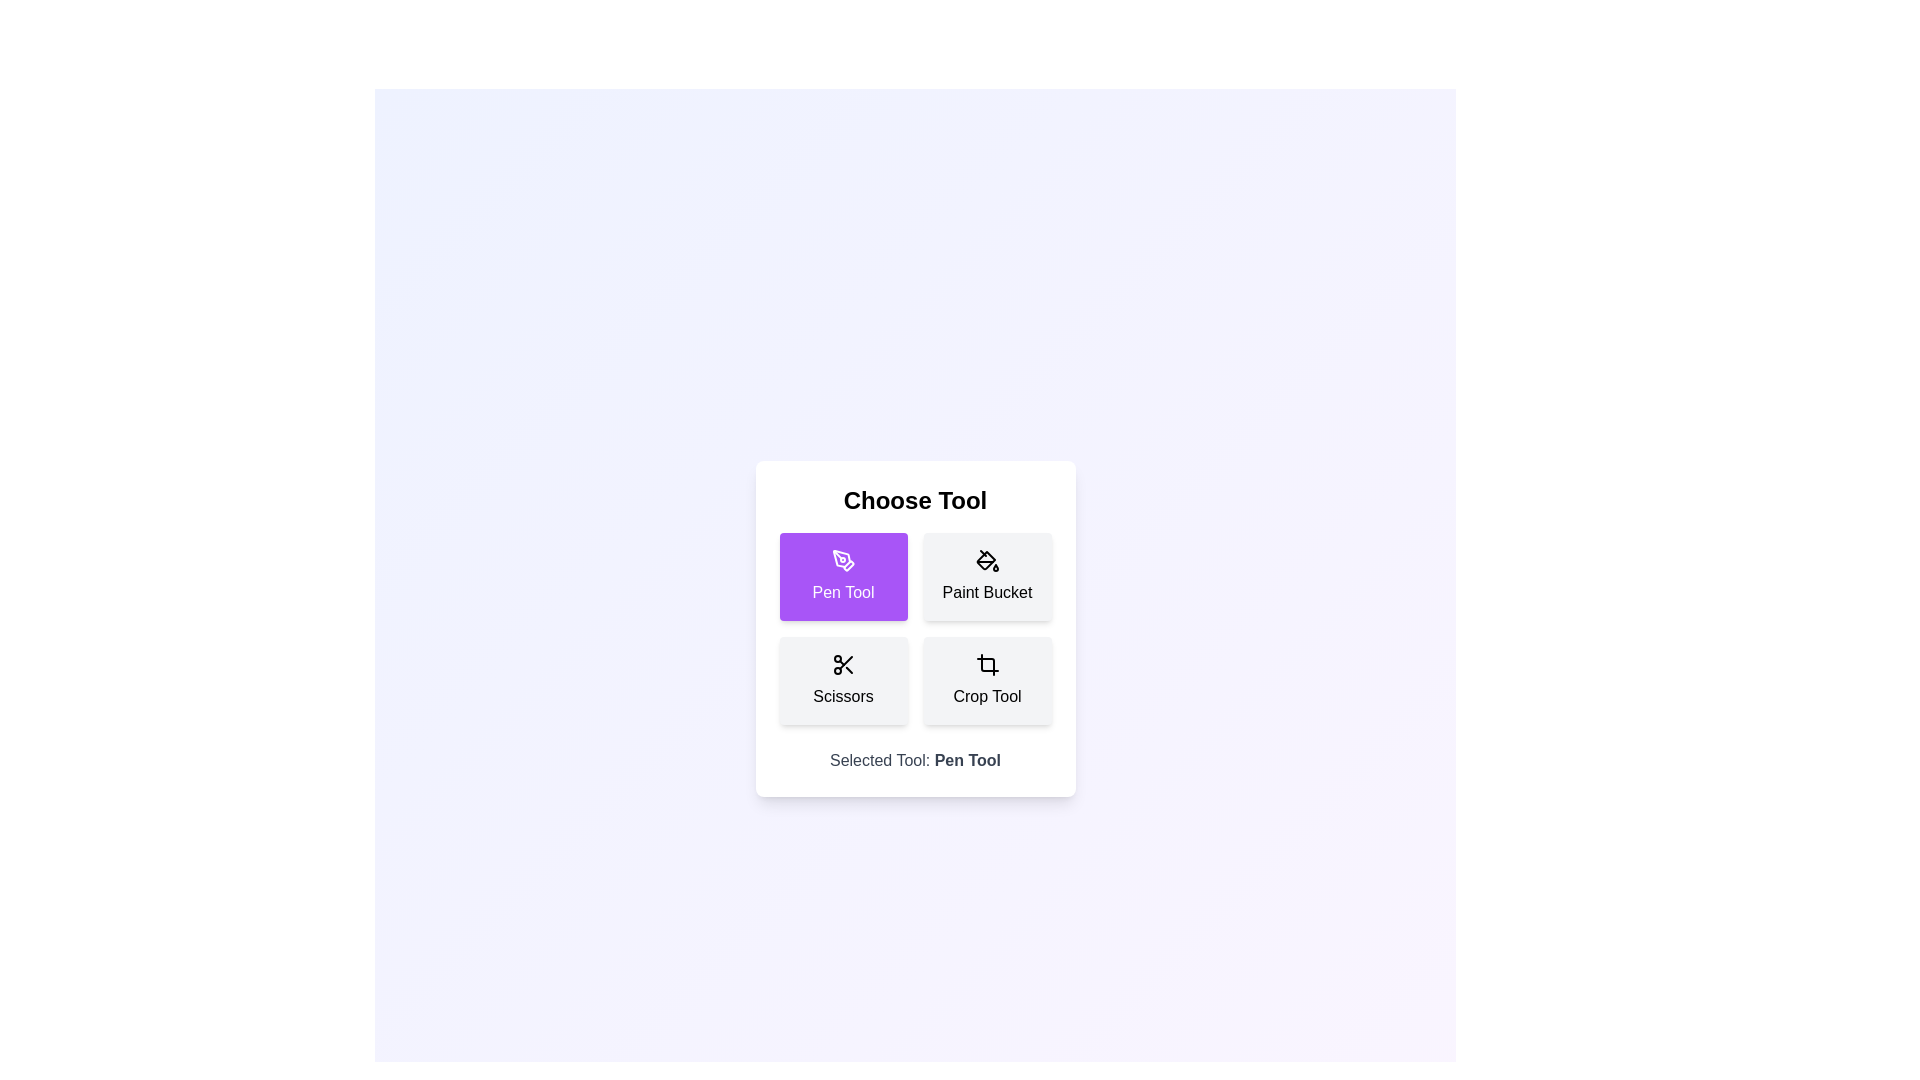 Image resolution: width=1920 pixels, height=1080 pixels. Describe the element at coordinates (987, 577) in the screenshot. I see `the tool Paint Bucket by clicking on its corresponding button` at that location.